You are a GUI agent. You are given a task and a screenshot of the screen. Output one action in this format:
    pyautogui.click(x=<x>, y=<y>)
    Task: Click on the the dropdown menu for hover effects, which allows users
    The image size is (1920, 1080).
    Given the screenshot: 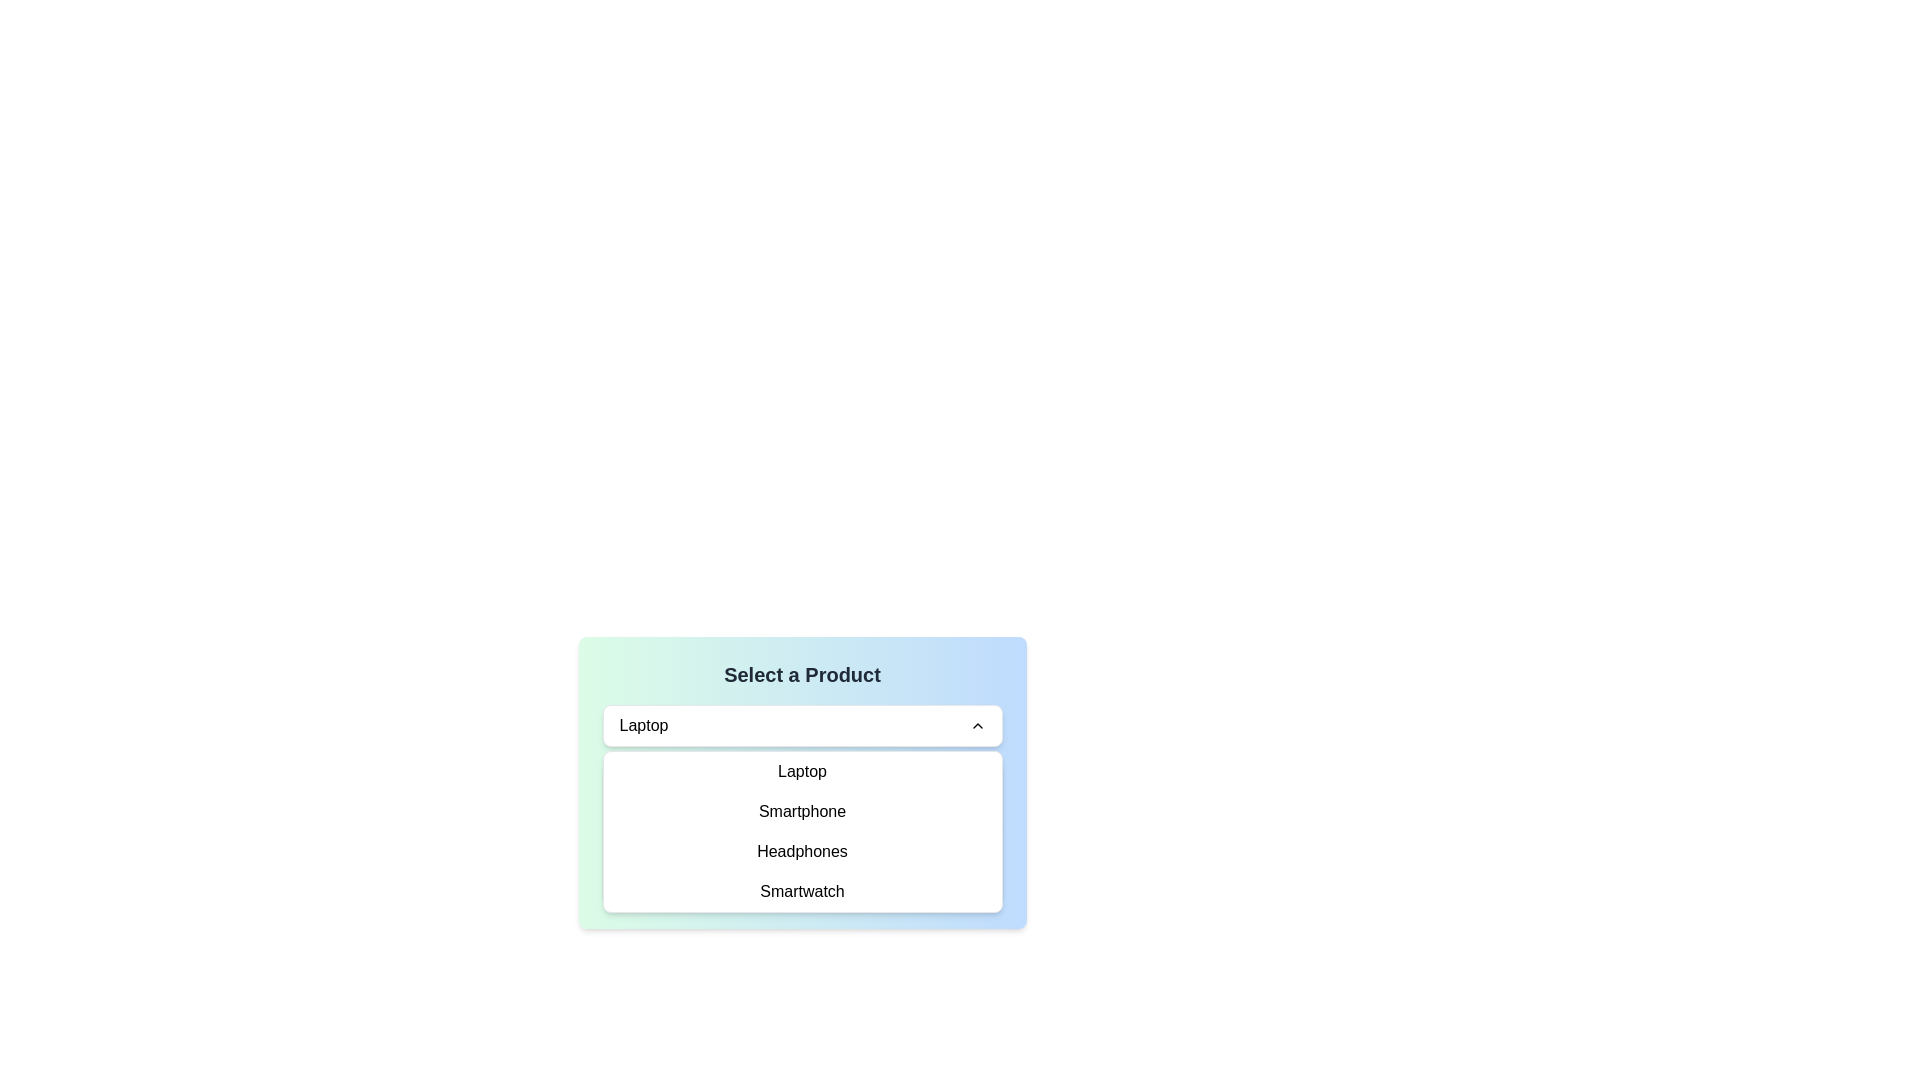 What is the action you would take?
    pyautogui.click(x=802, y=782)
    